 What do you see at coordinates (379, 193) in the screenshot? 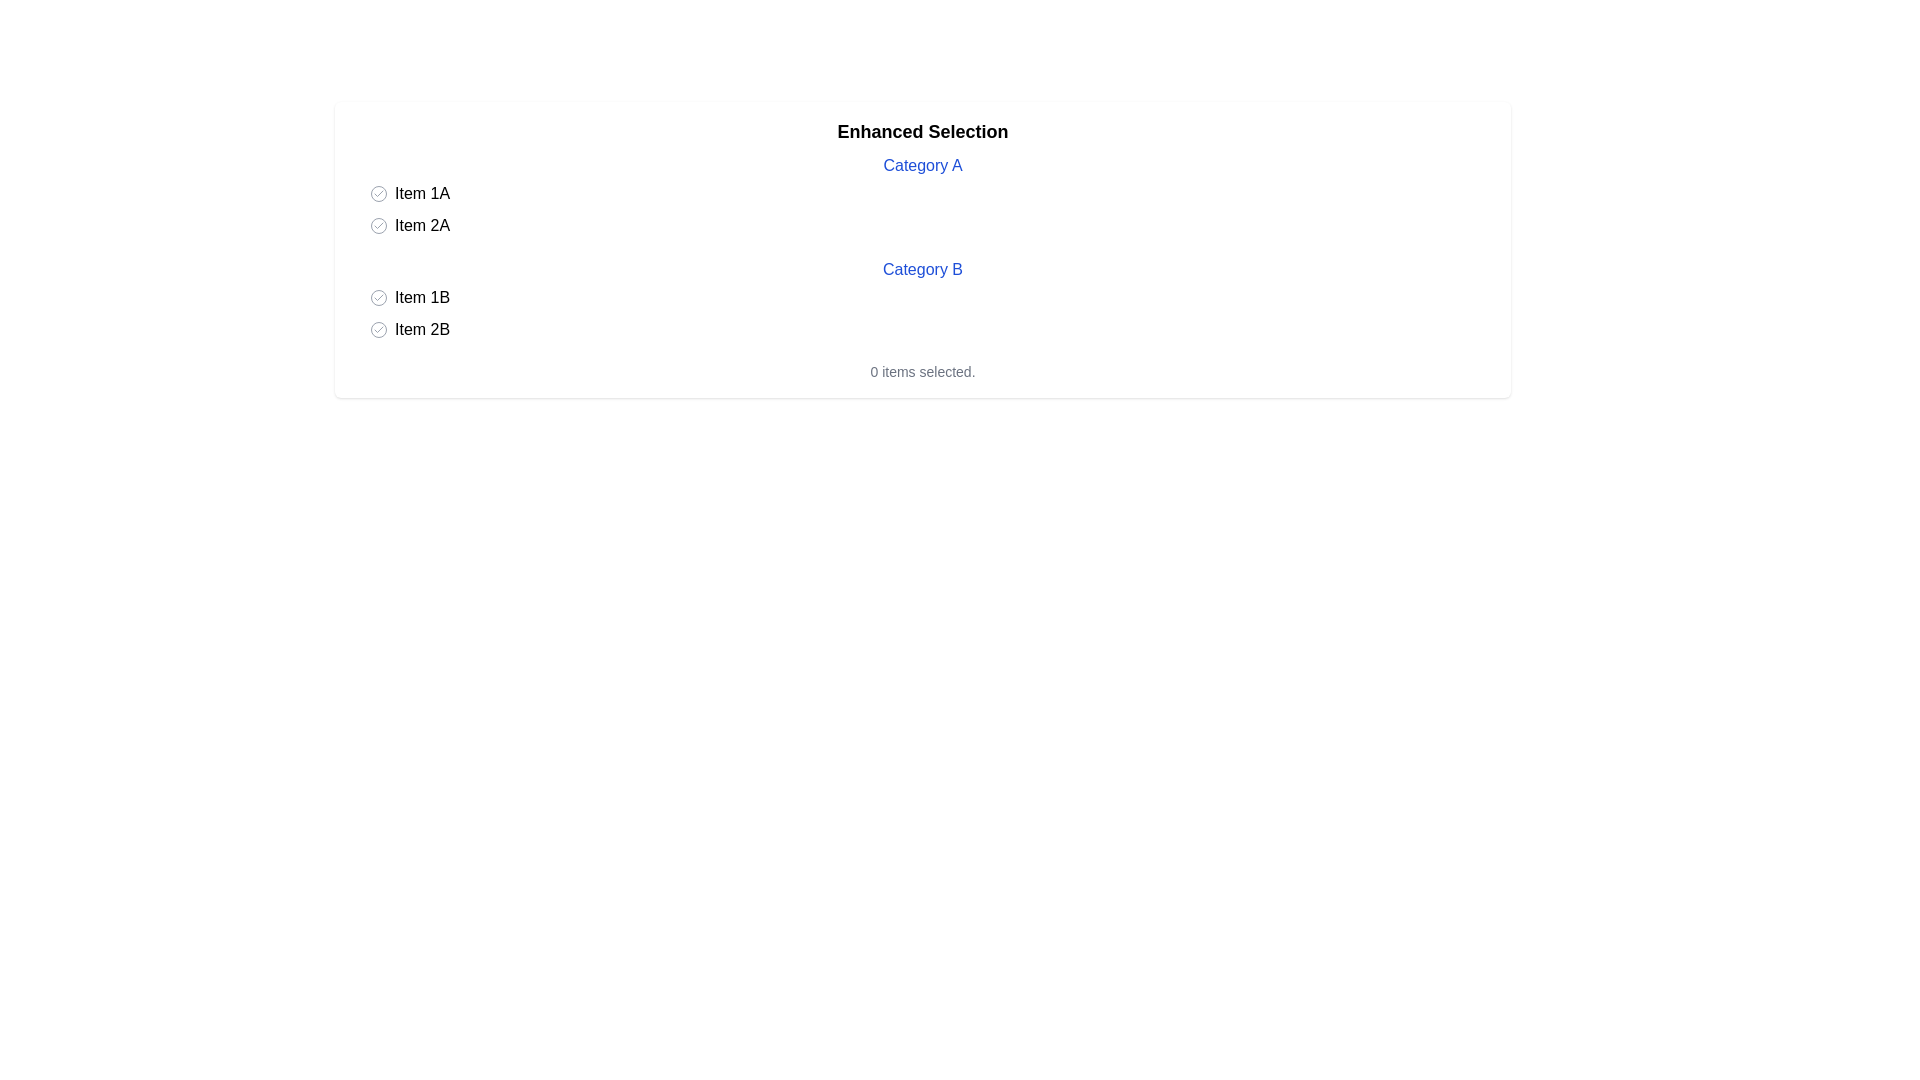
I see `the circular checkbox styled as a selection marker located to the left of the text 'Item 1A' in the 'Category A' section` at bounding box center [379, 193].